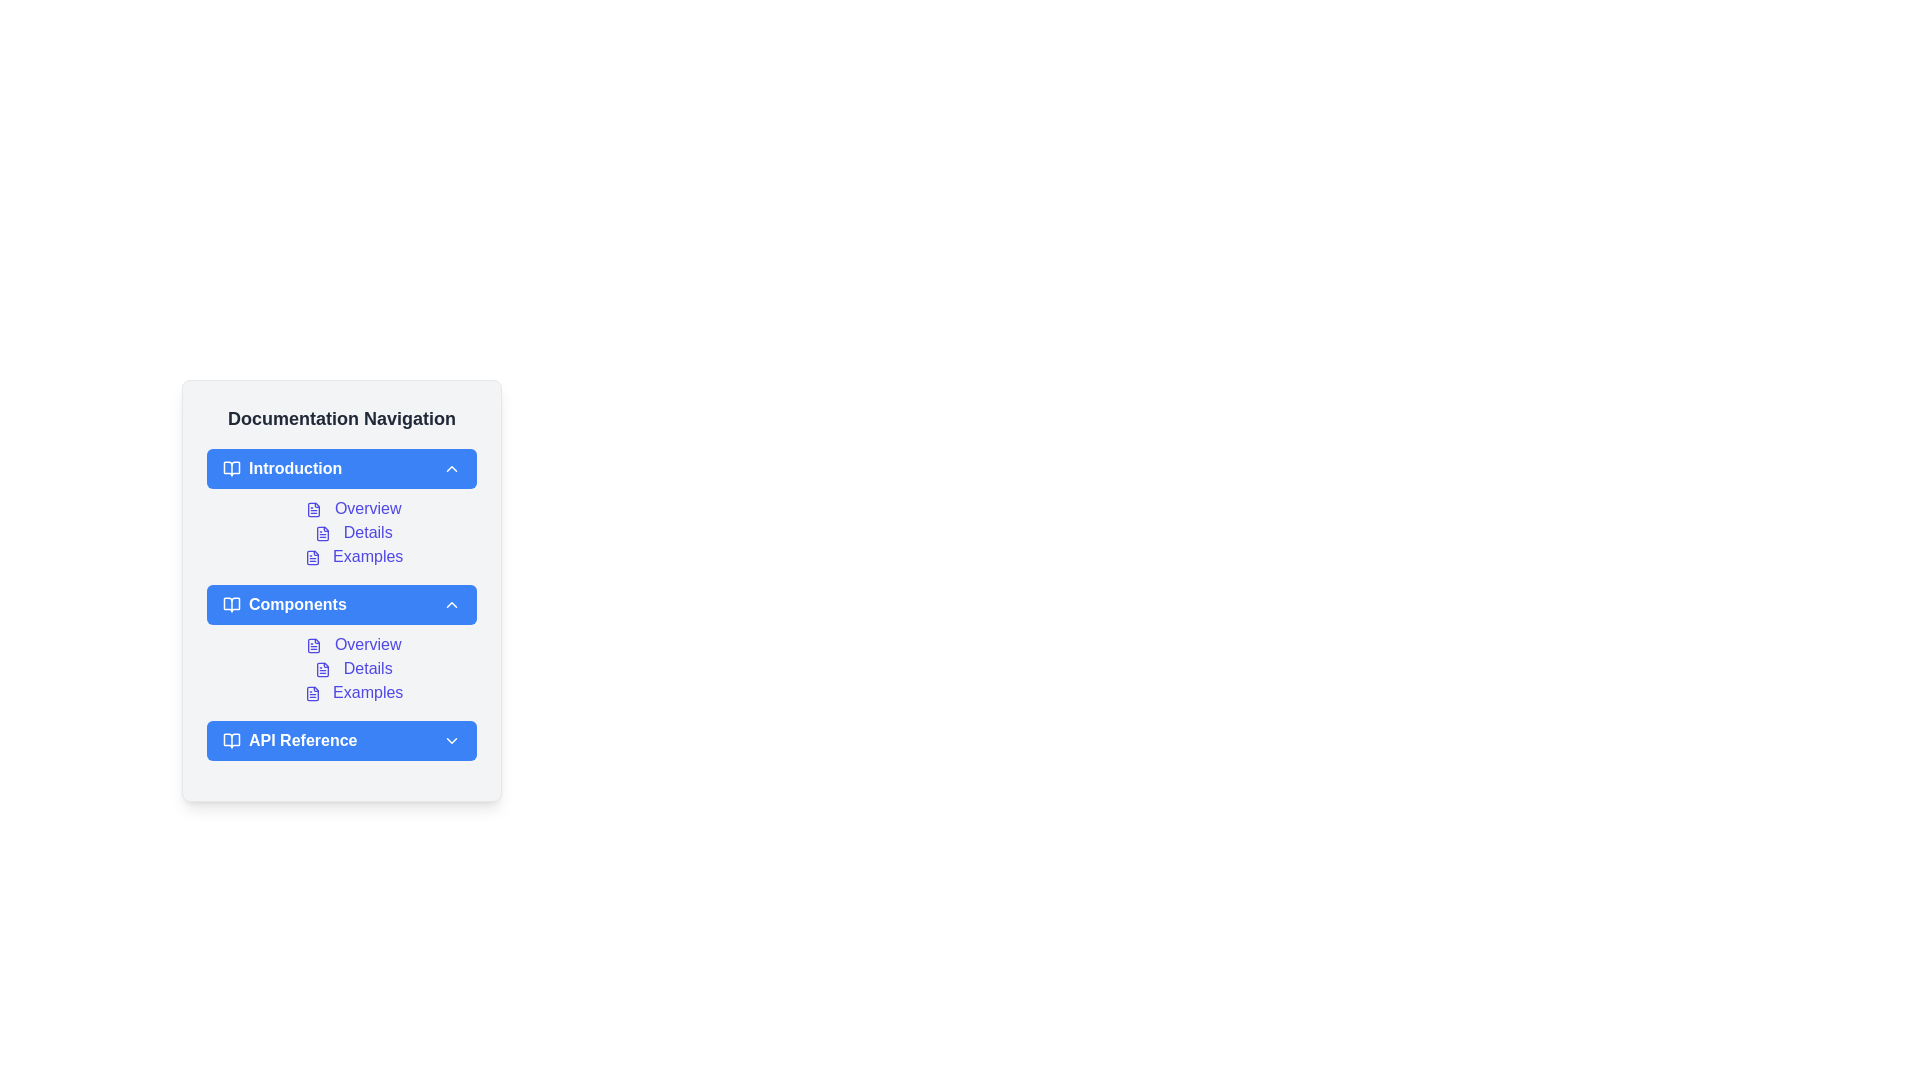  Describe the element at coordinates (354, 531) in the screenshot. I see `the 'Details' hyperlink, which is the second item in the documentation navigation panel under the 'Introduction' section` at that location.